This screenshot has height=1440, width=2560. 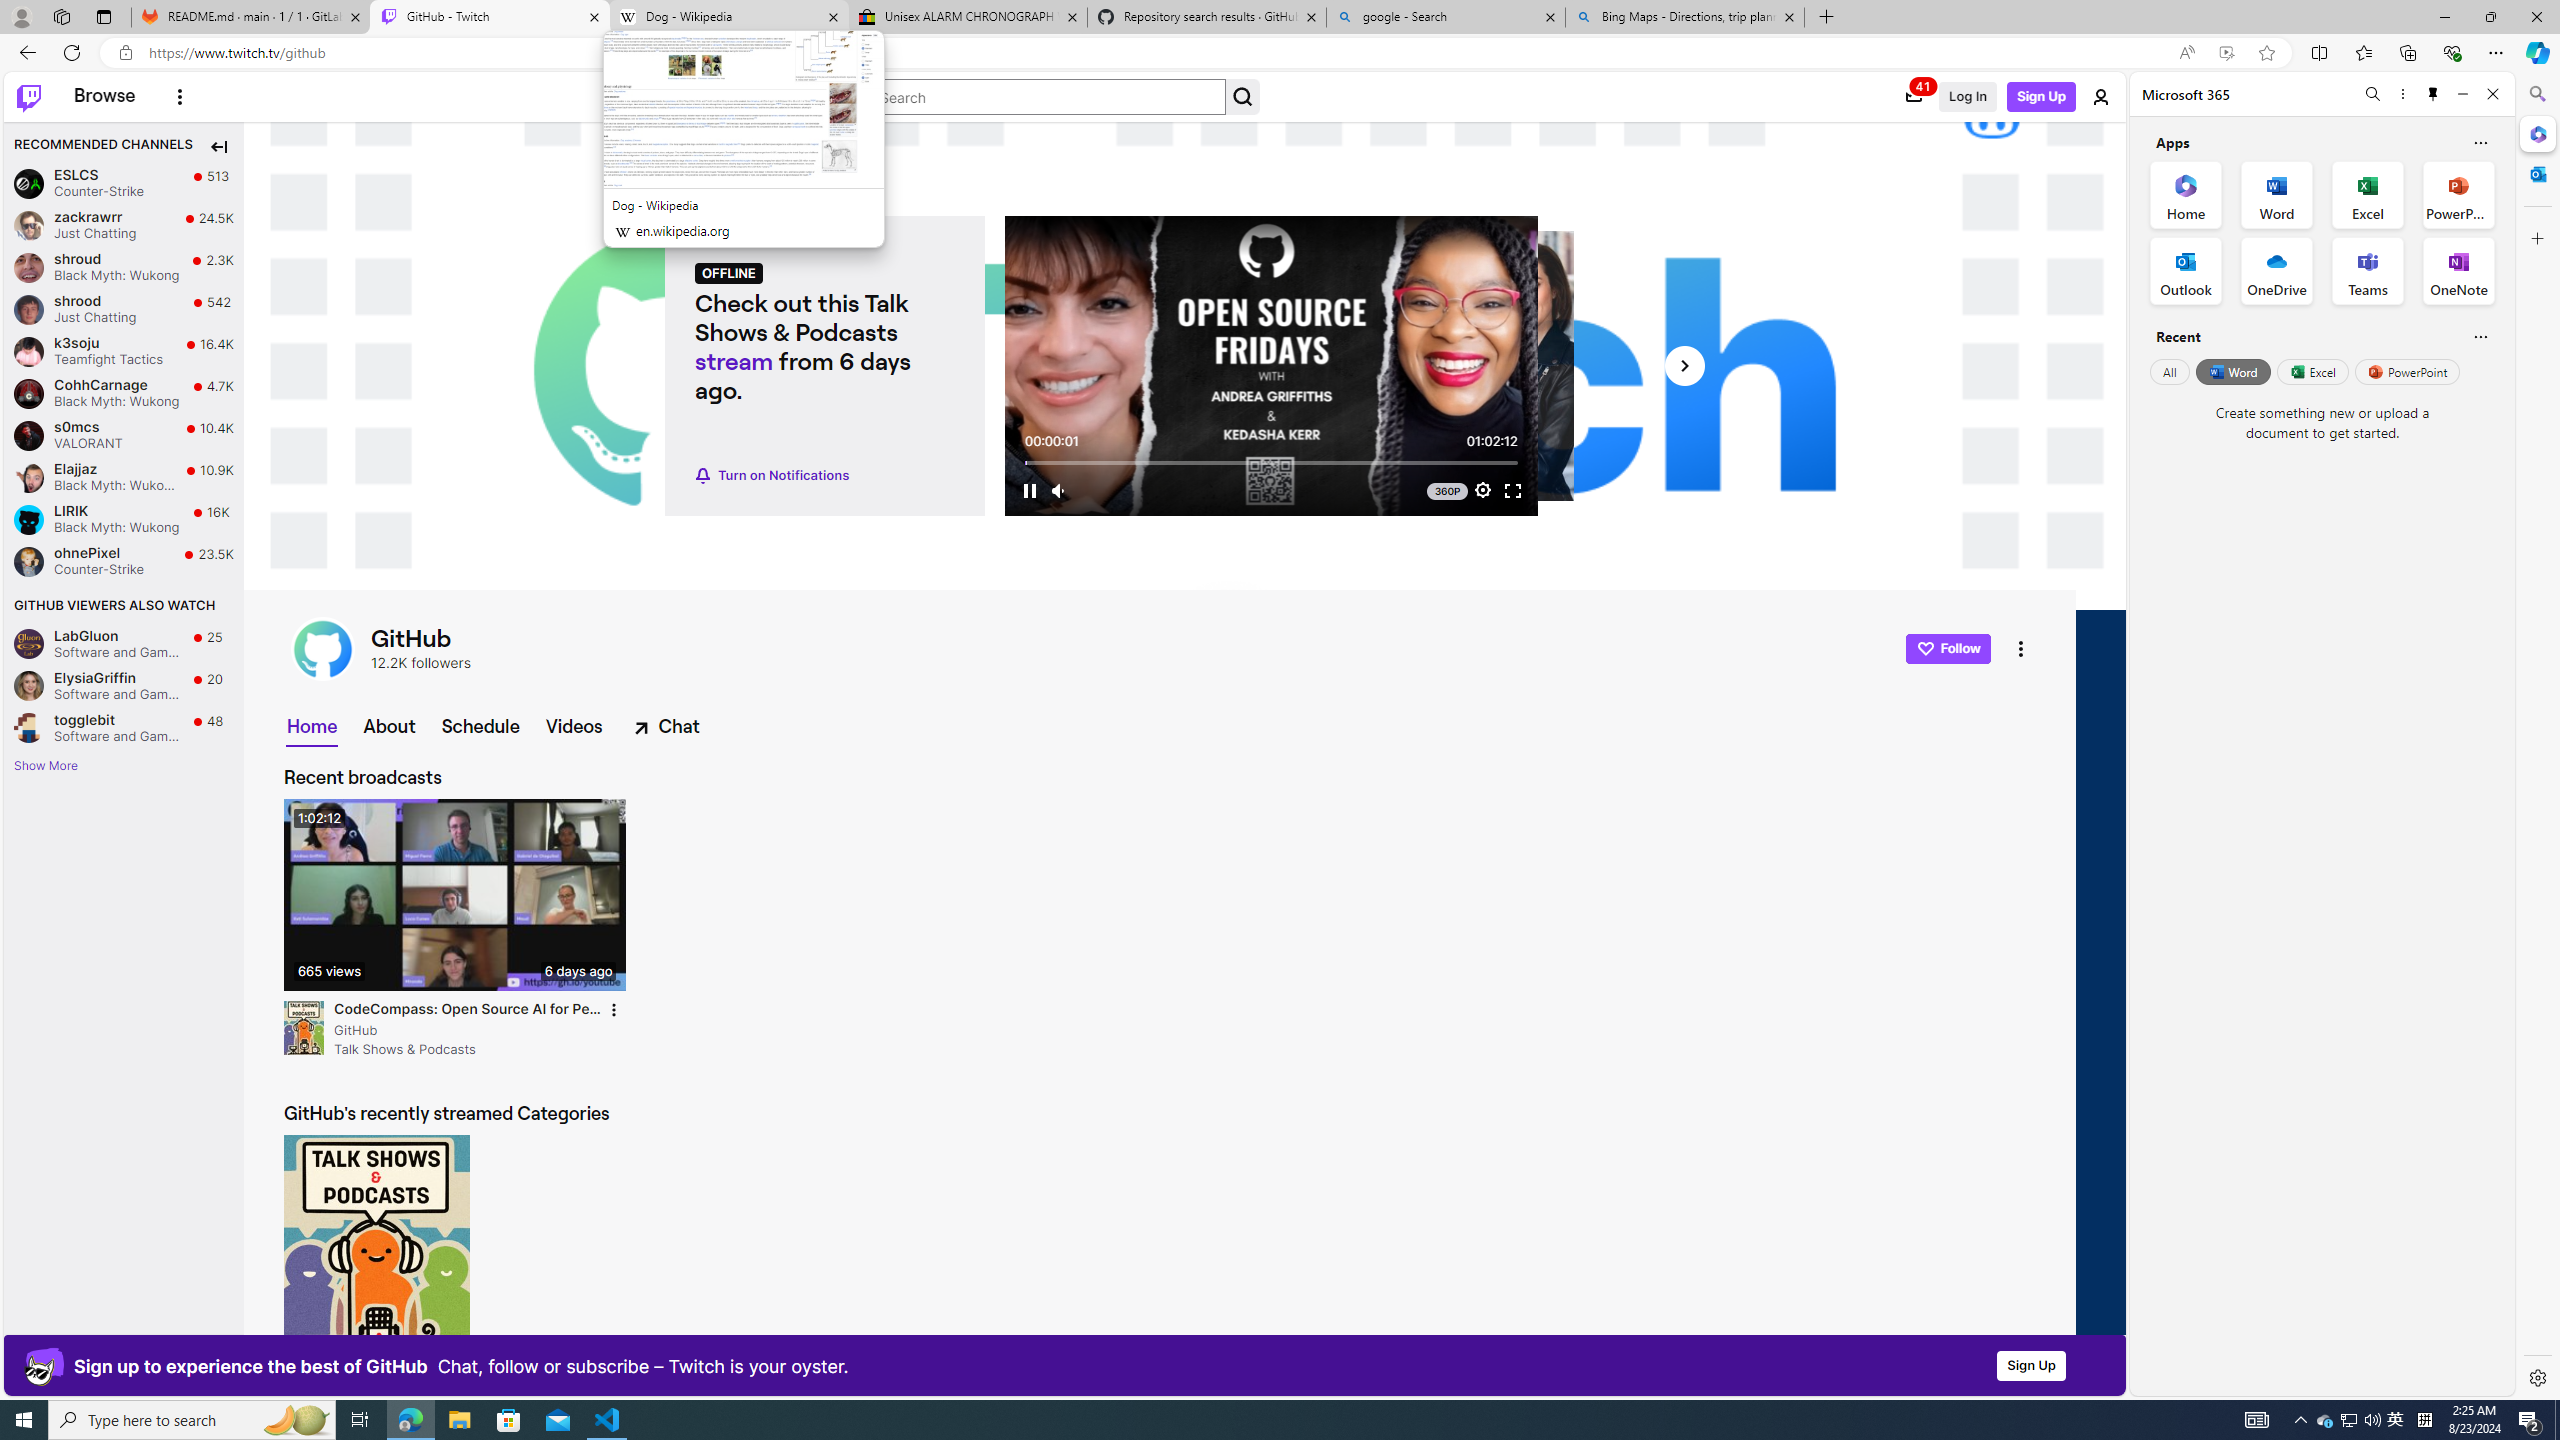 What do you see at coordinates (28, 183) in the screenshot?
I see `'ESLCS'` at bounding box center [28, 183].